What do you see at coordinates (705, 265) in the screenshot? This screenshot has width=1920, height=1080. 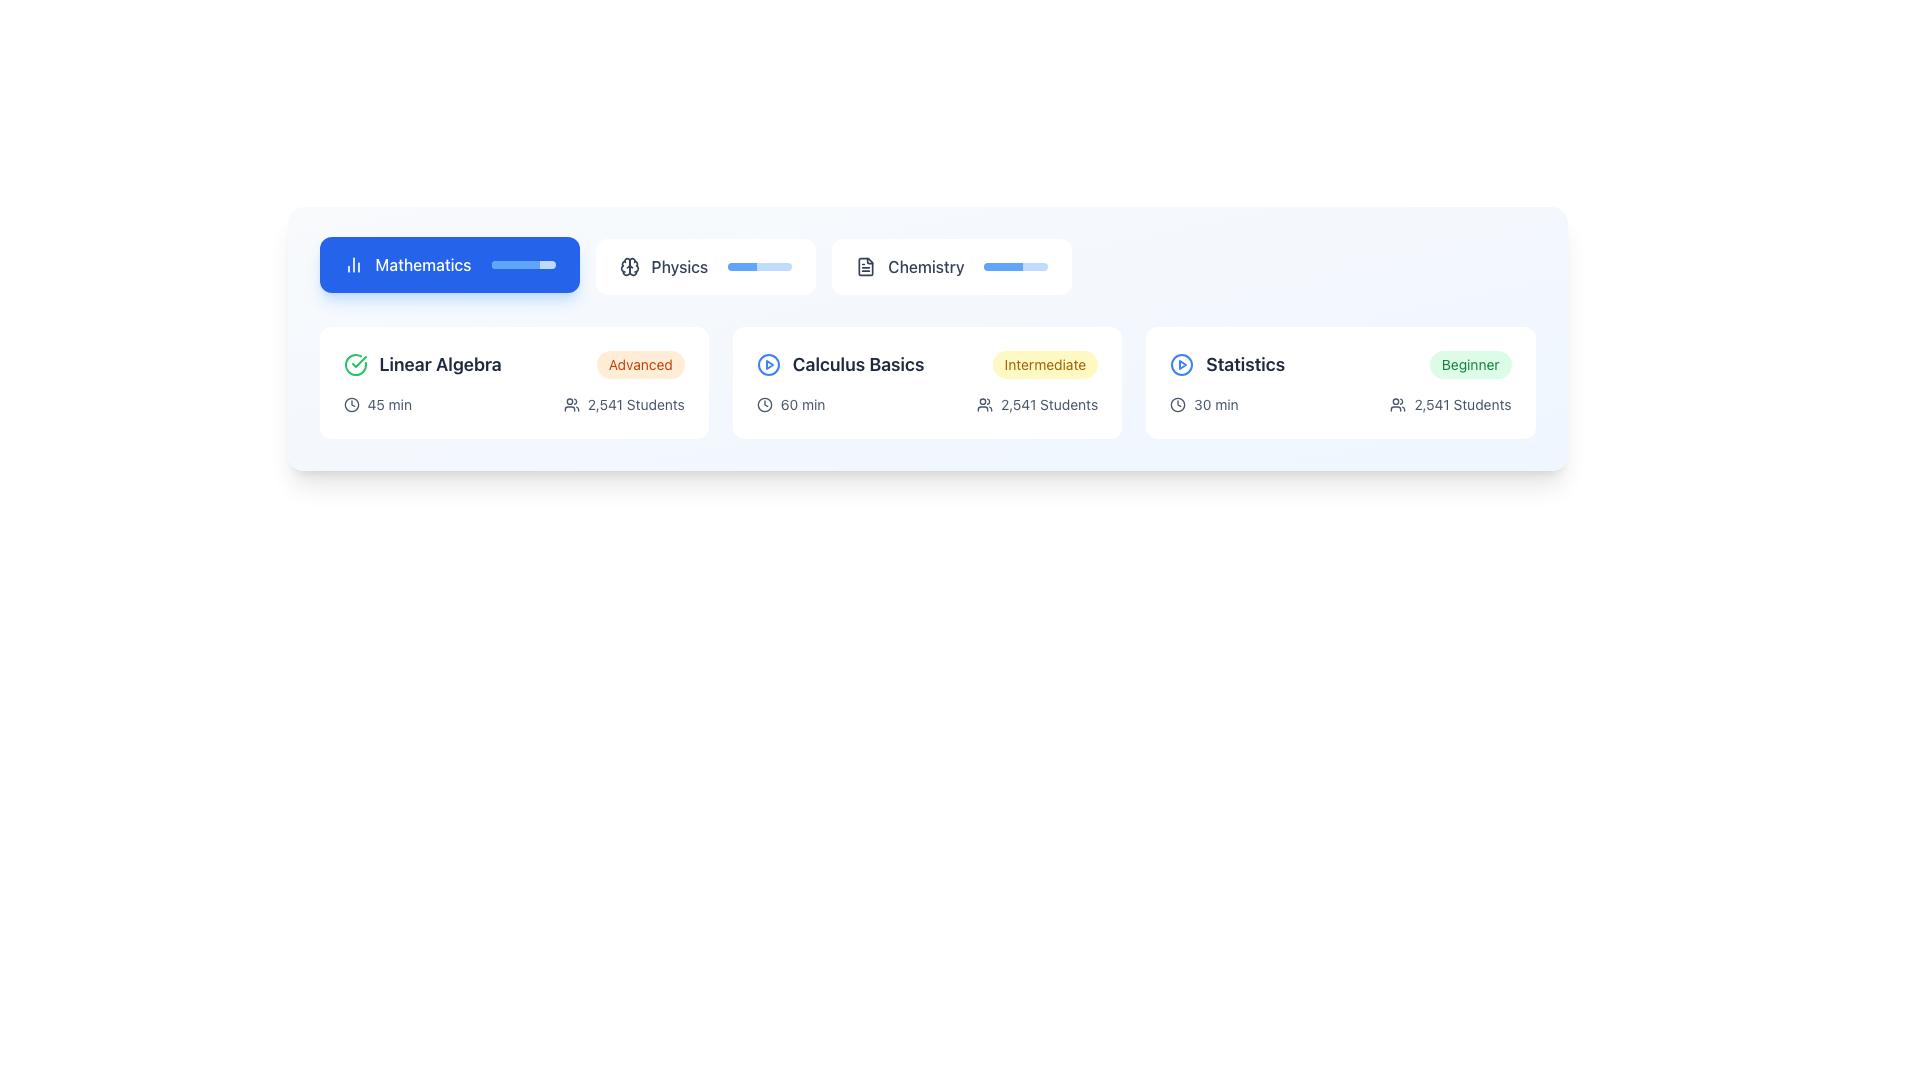 I see `the 'Physics' button, which is styled with a white background and rounded edges, located between 'Mathematics' and 'Chemistry' buttons in the middle section of the interface` at bounding box center [705, 265].